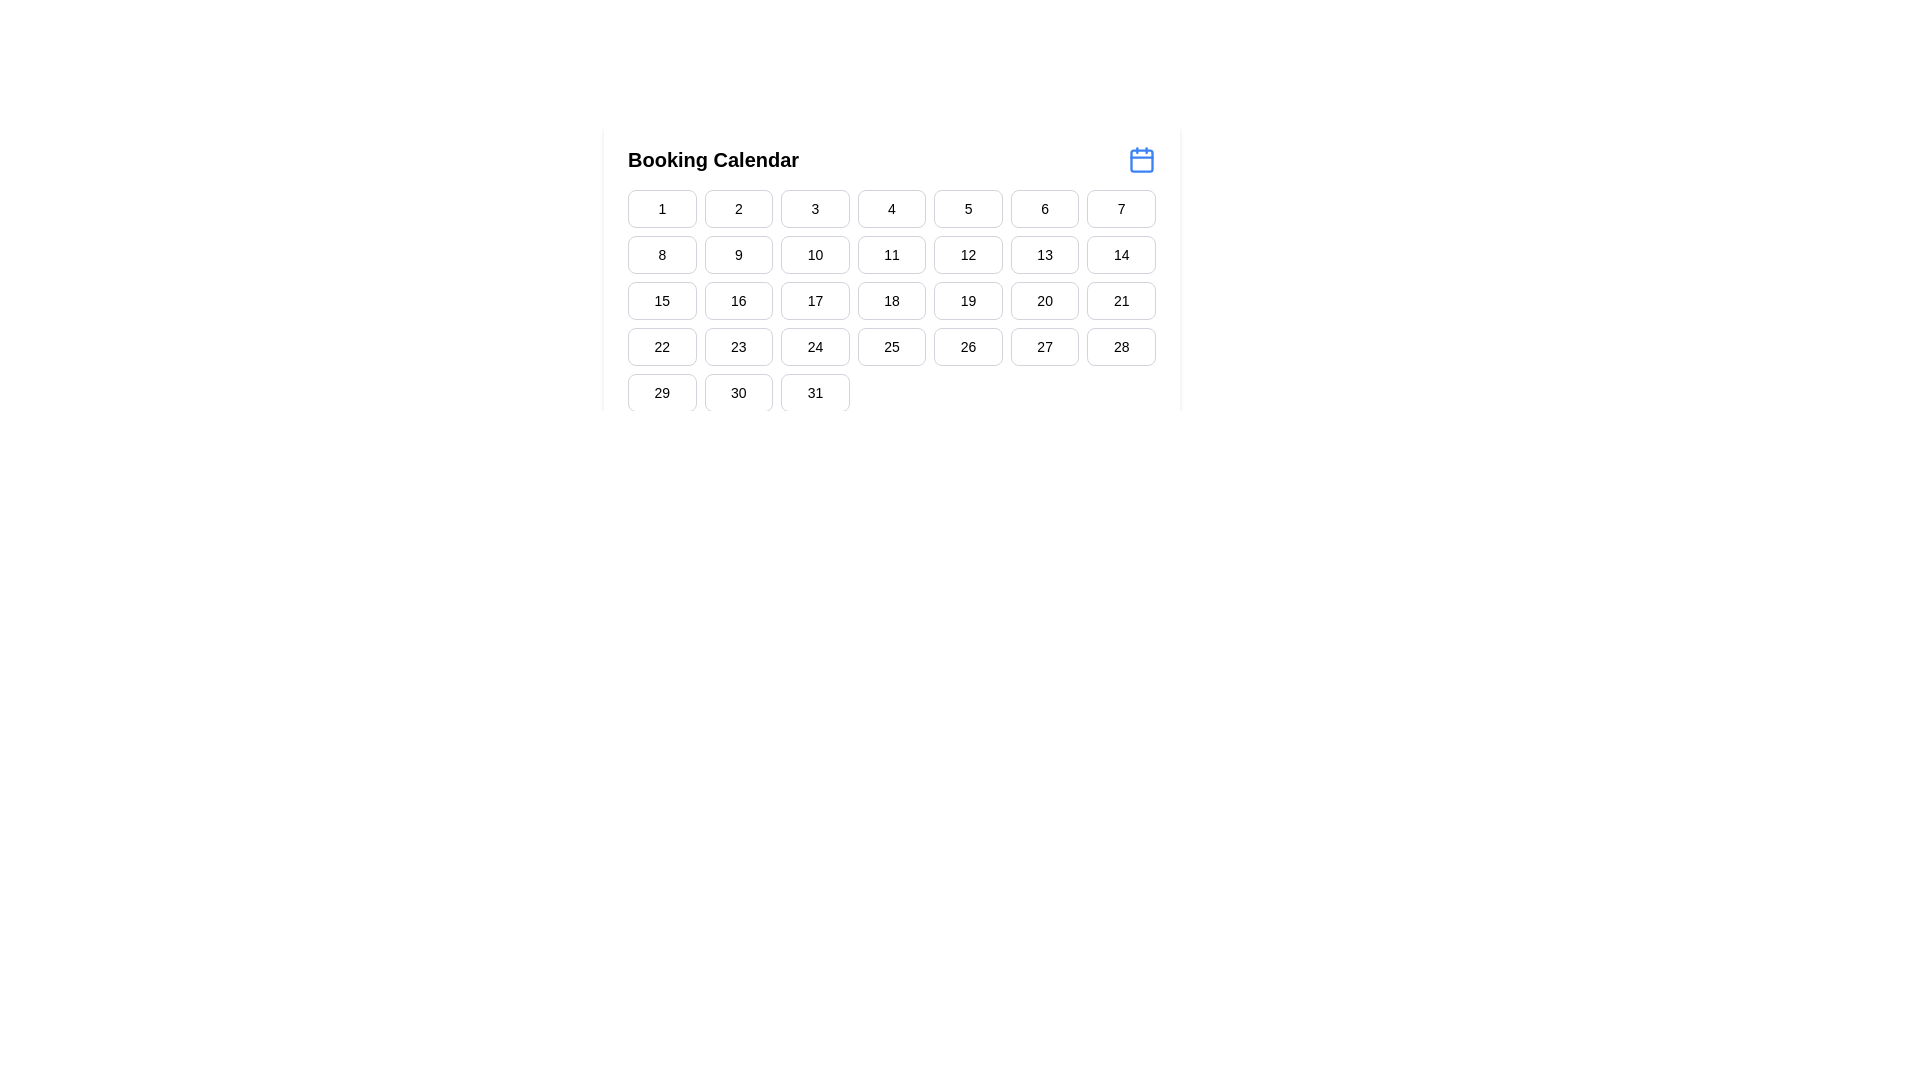  Describe the element at coordinates (968, 346) in the screenshot. I see `the interactive button that corresponds to selecting the 26th day in the calendar interface, located in the fourth row and fifth column of the grid` at that location.